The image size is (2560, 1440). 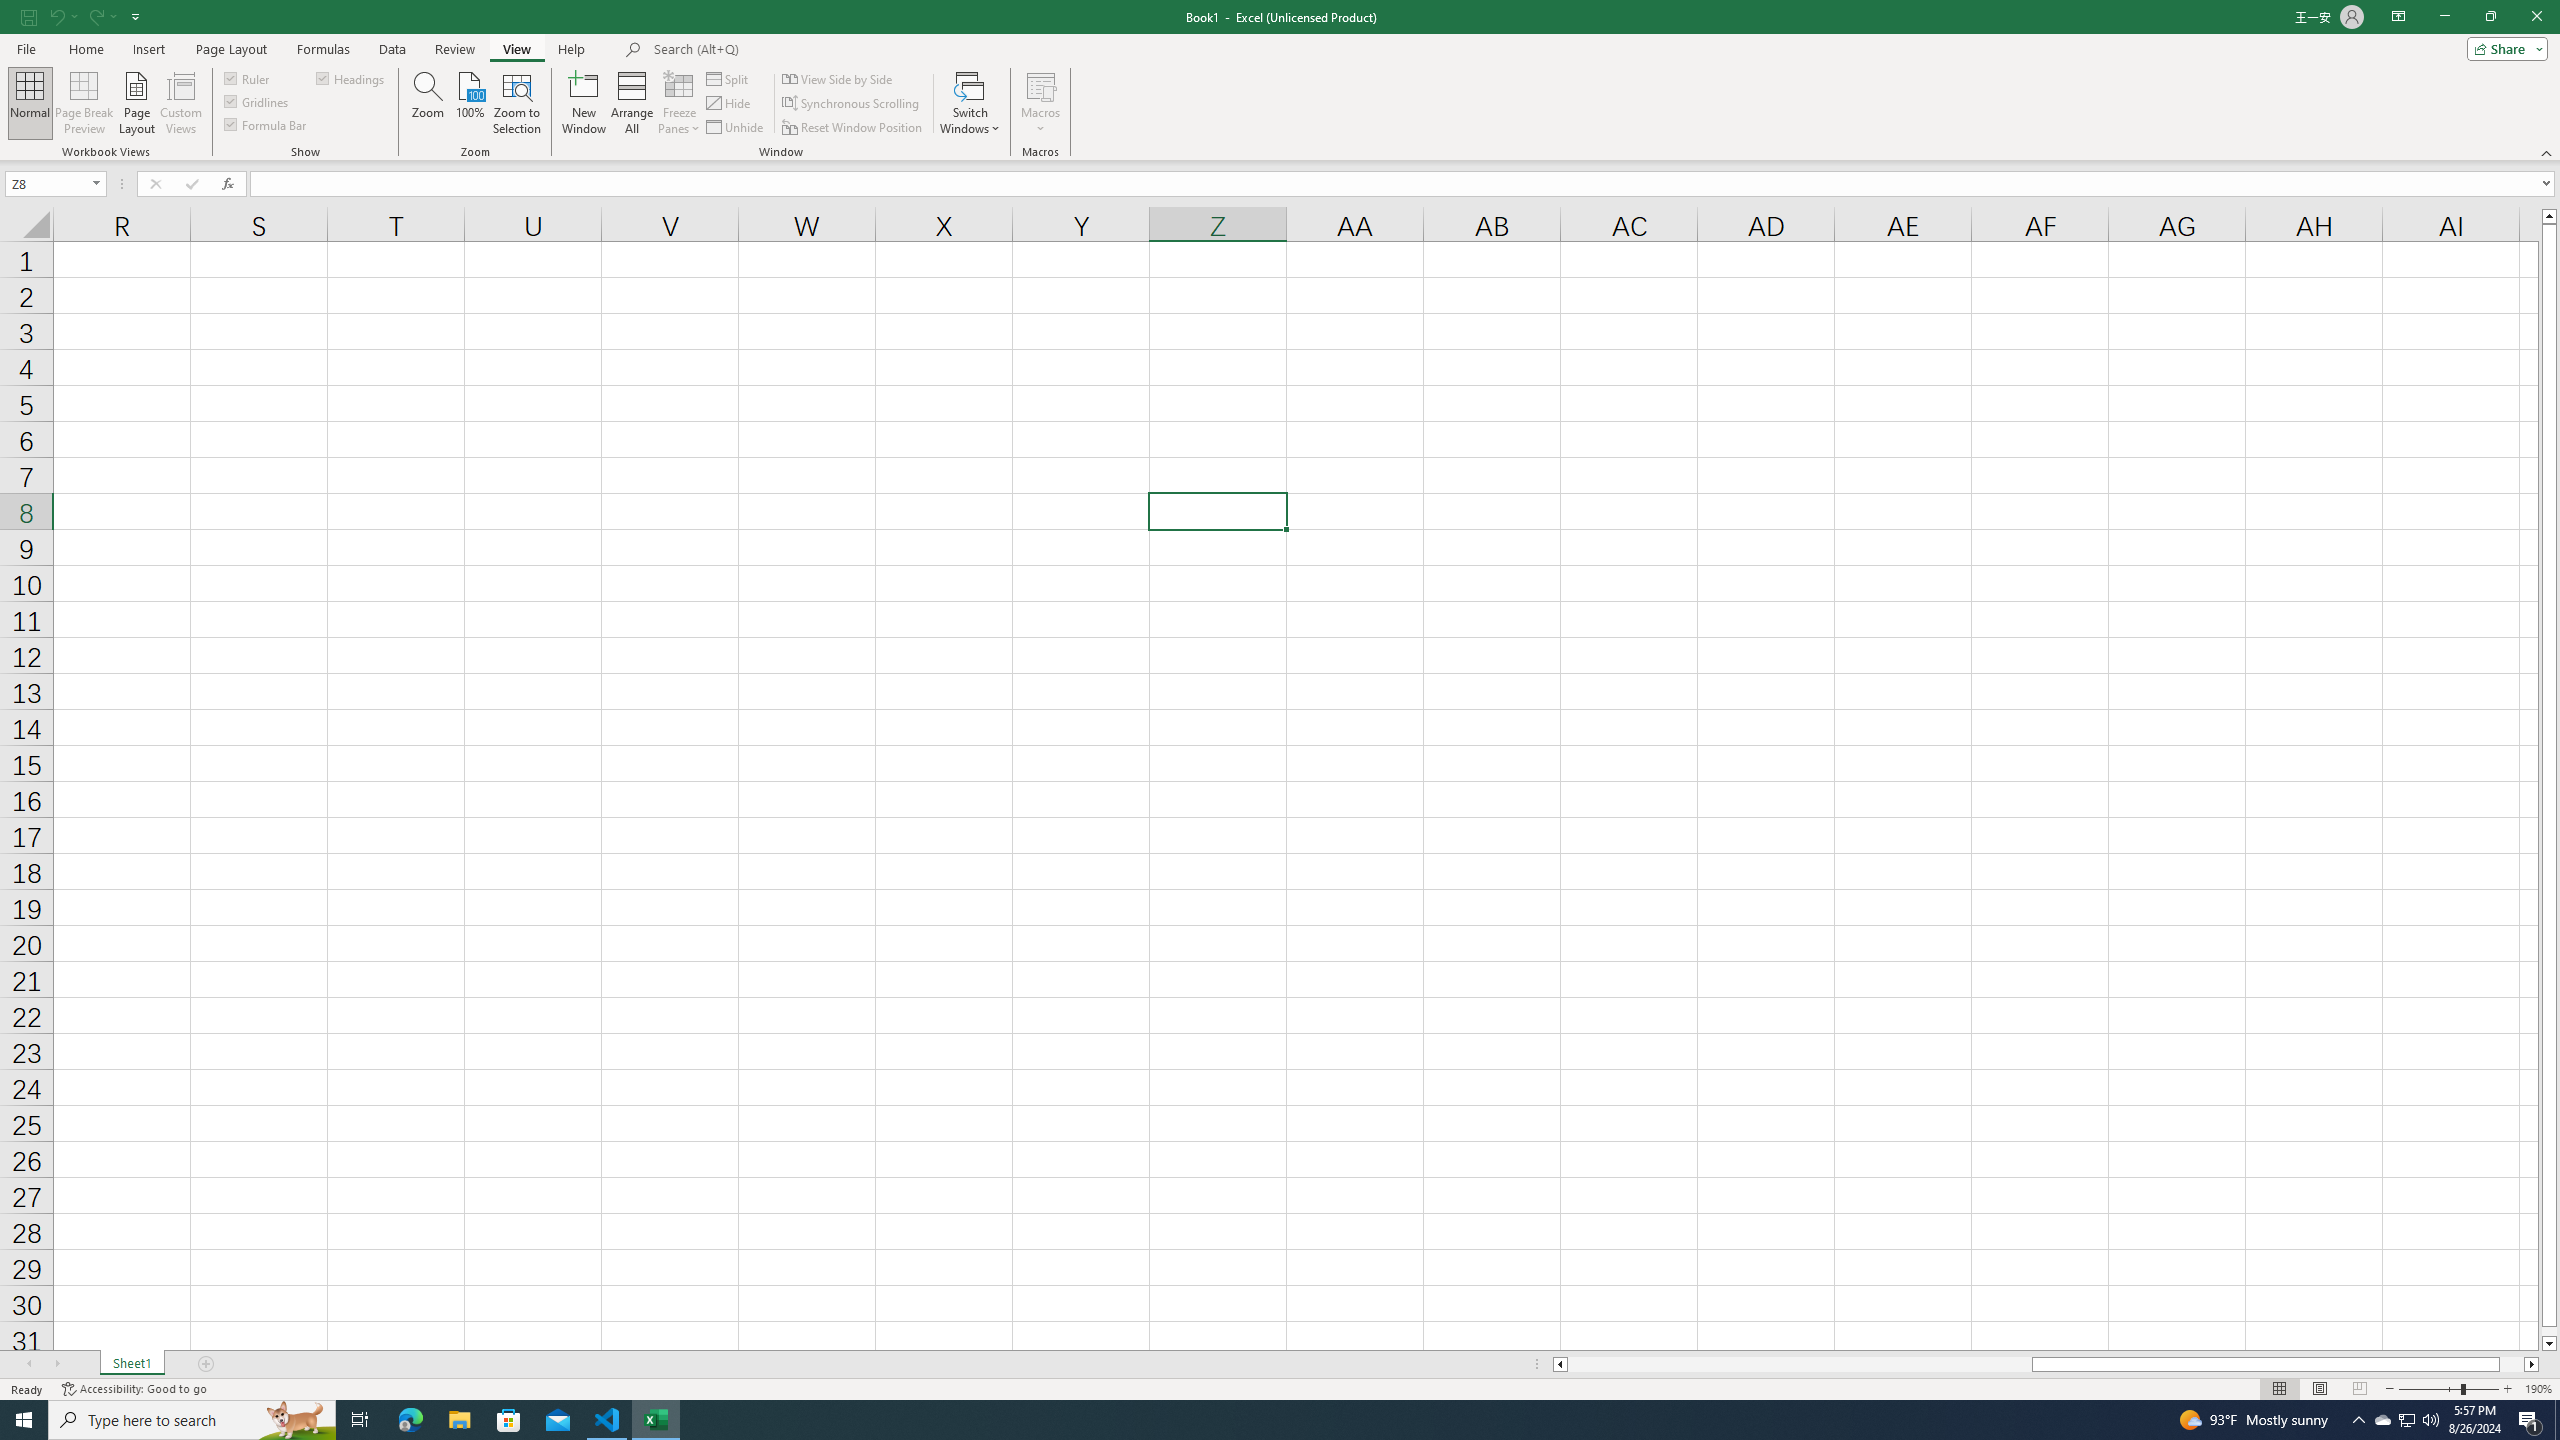 I want to click on 'Hide', so click(x=729, y=103).